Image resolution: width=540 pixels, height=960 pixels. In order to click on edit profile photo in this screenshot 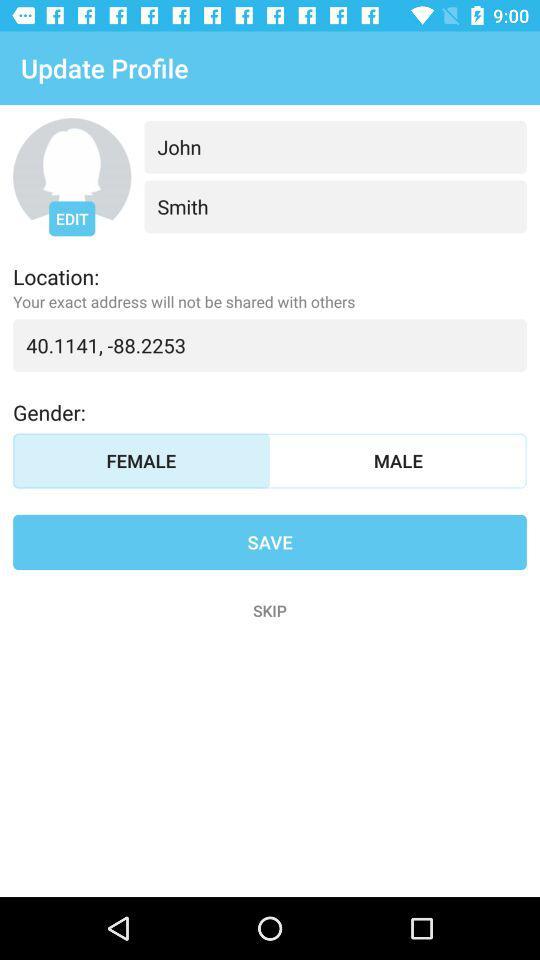, I will do `click(71, 176)`.